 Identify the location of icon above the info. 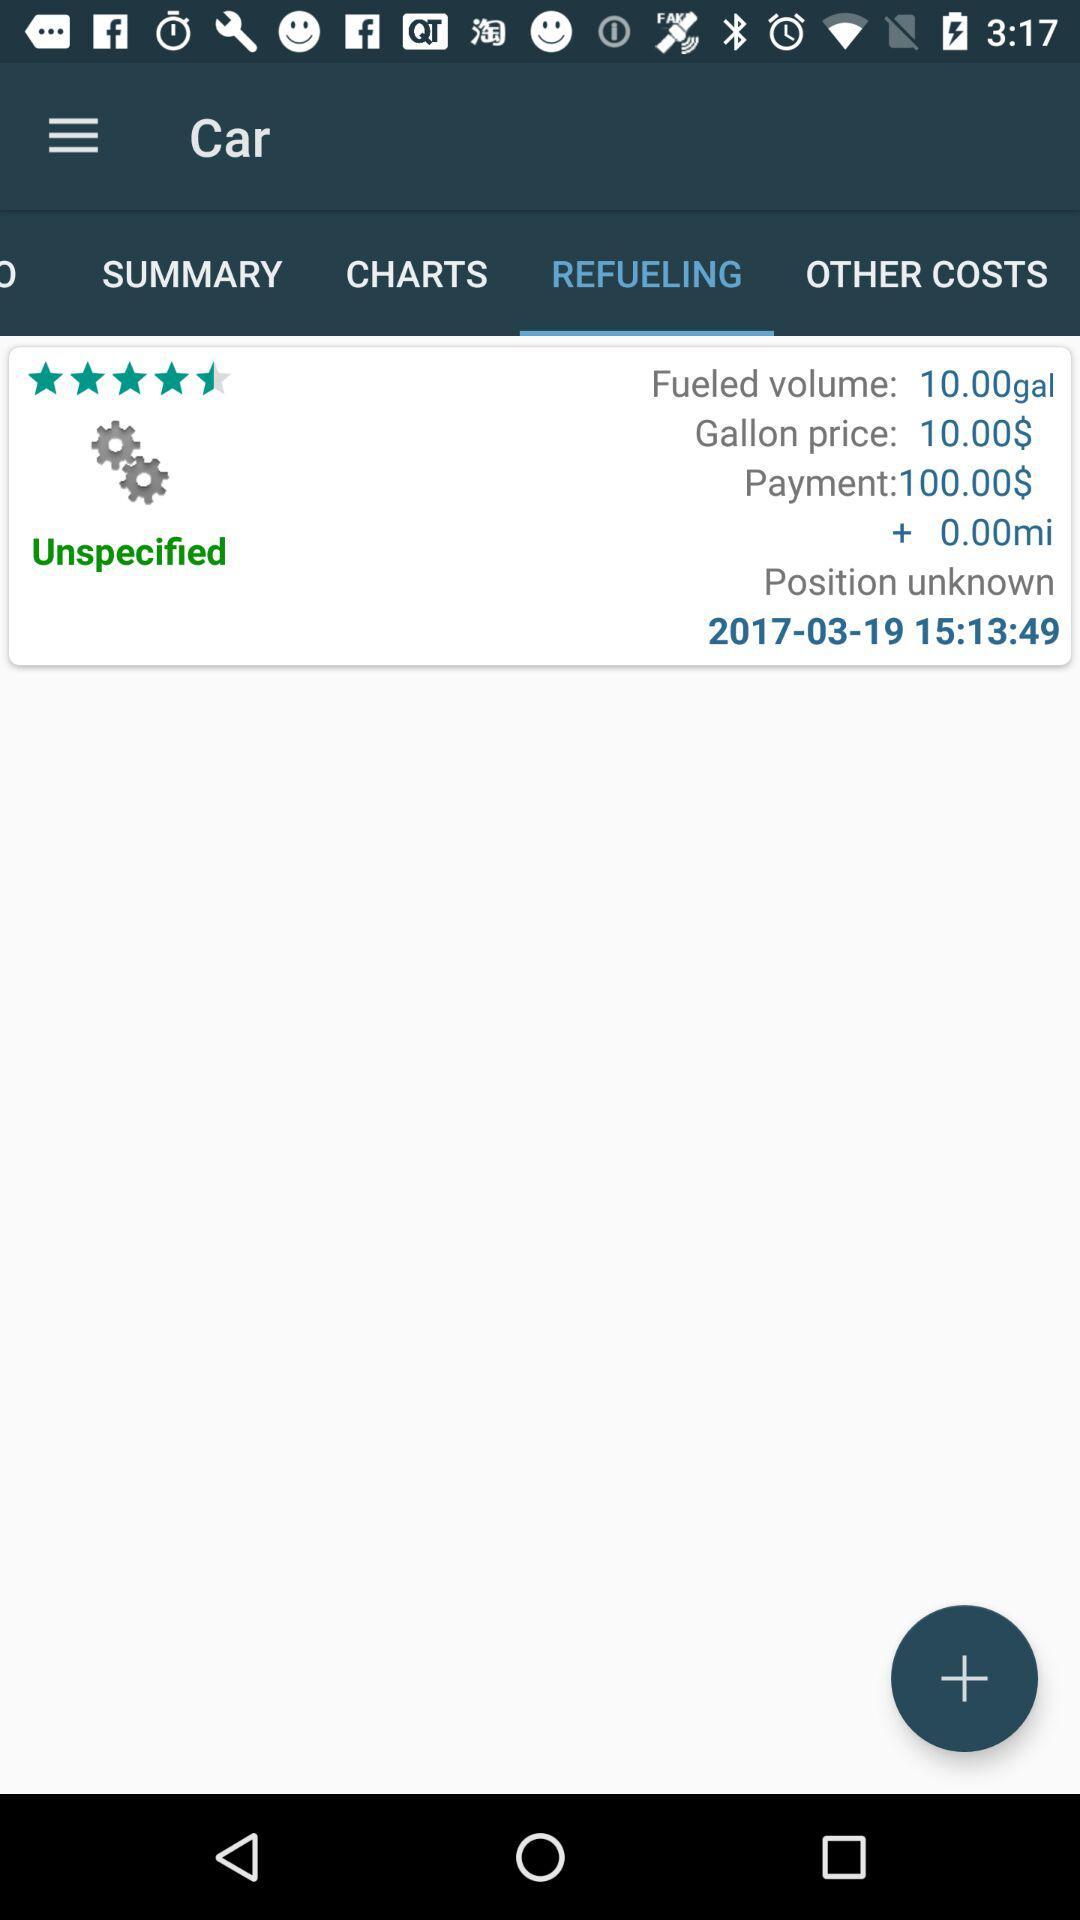
(72, 135).